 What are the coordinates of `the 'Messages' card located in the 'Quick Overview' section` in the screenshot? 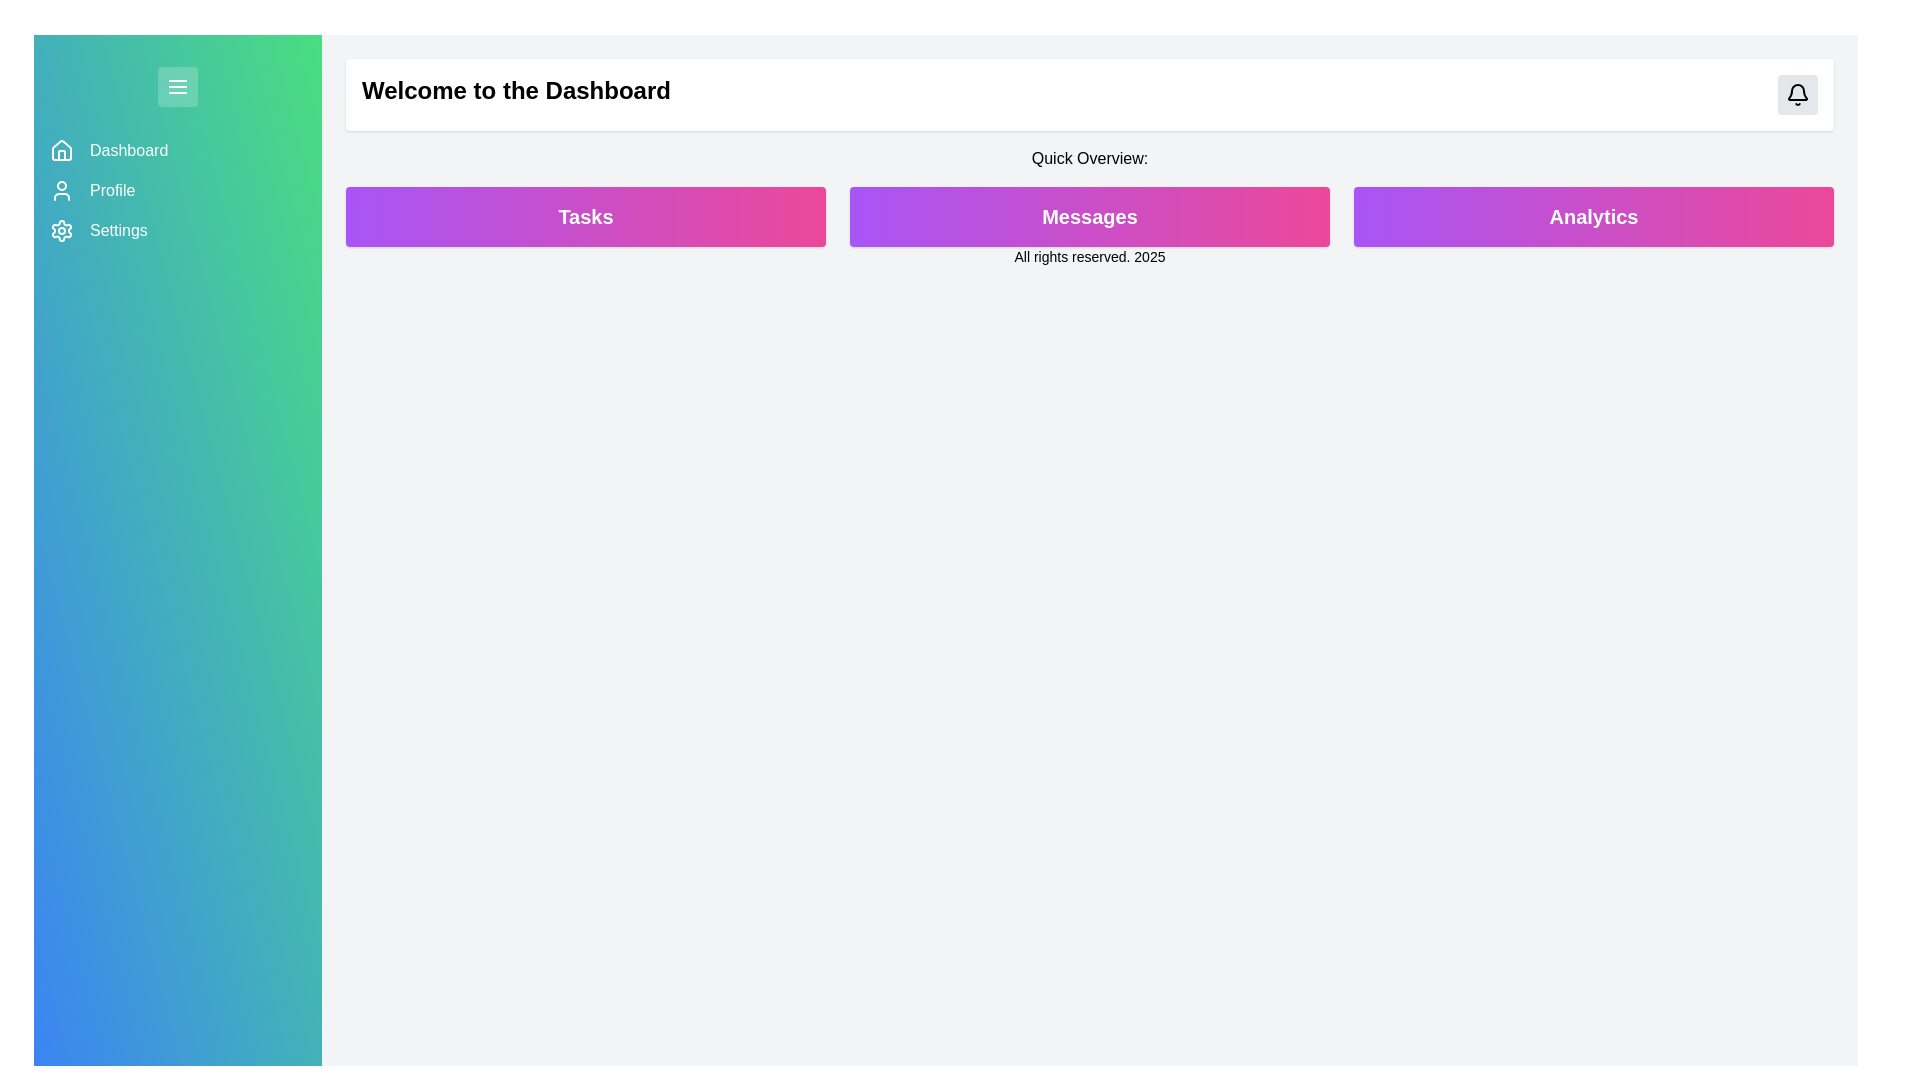 It's located at (1088, 216).